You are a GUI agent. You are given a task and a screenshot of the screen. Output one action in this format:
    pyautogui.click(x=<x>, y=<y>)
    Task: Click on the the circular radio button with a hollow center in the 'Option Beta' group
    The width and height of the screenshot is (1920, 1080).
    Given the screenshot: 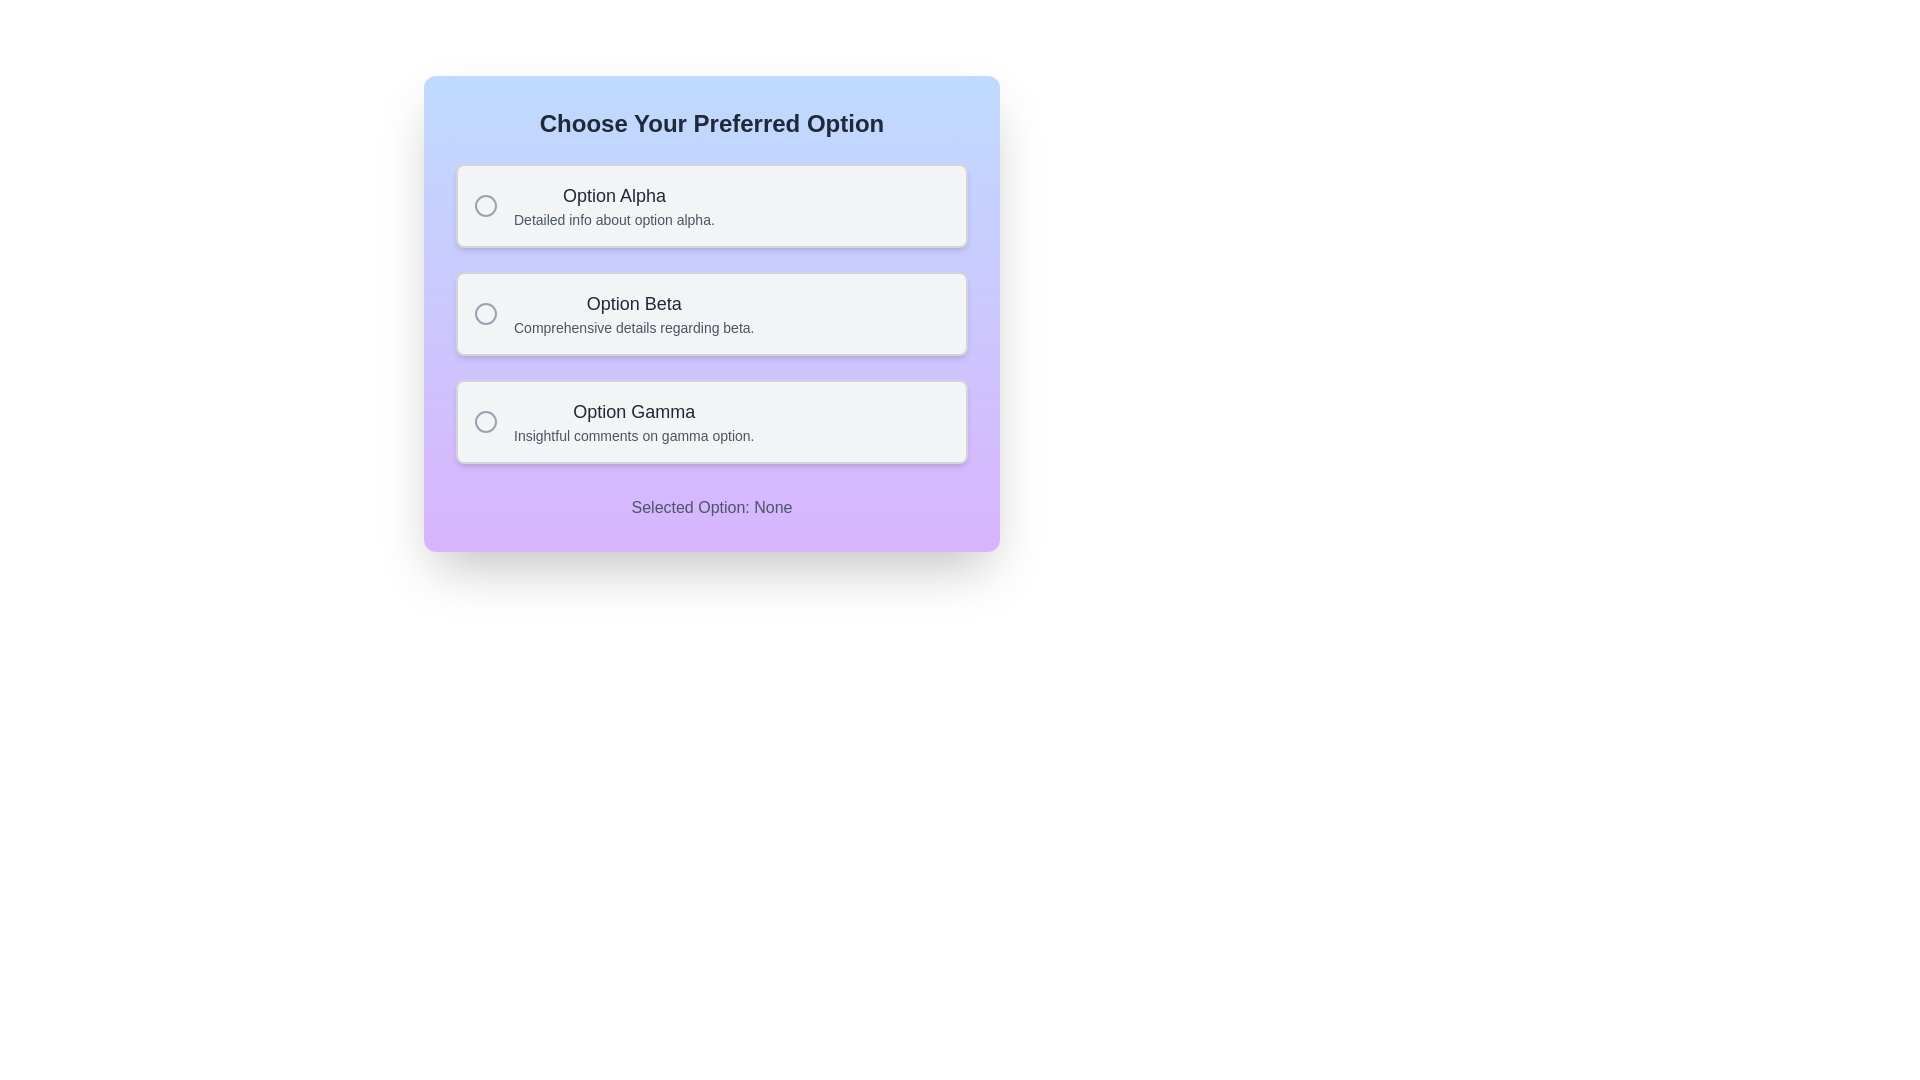 What is the action you would take?
    pyautogui.click(x=485, y=313)
    